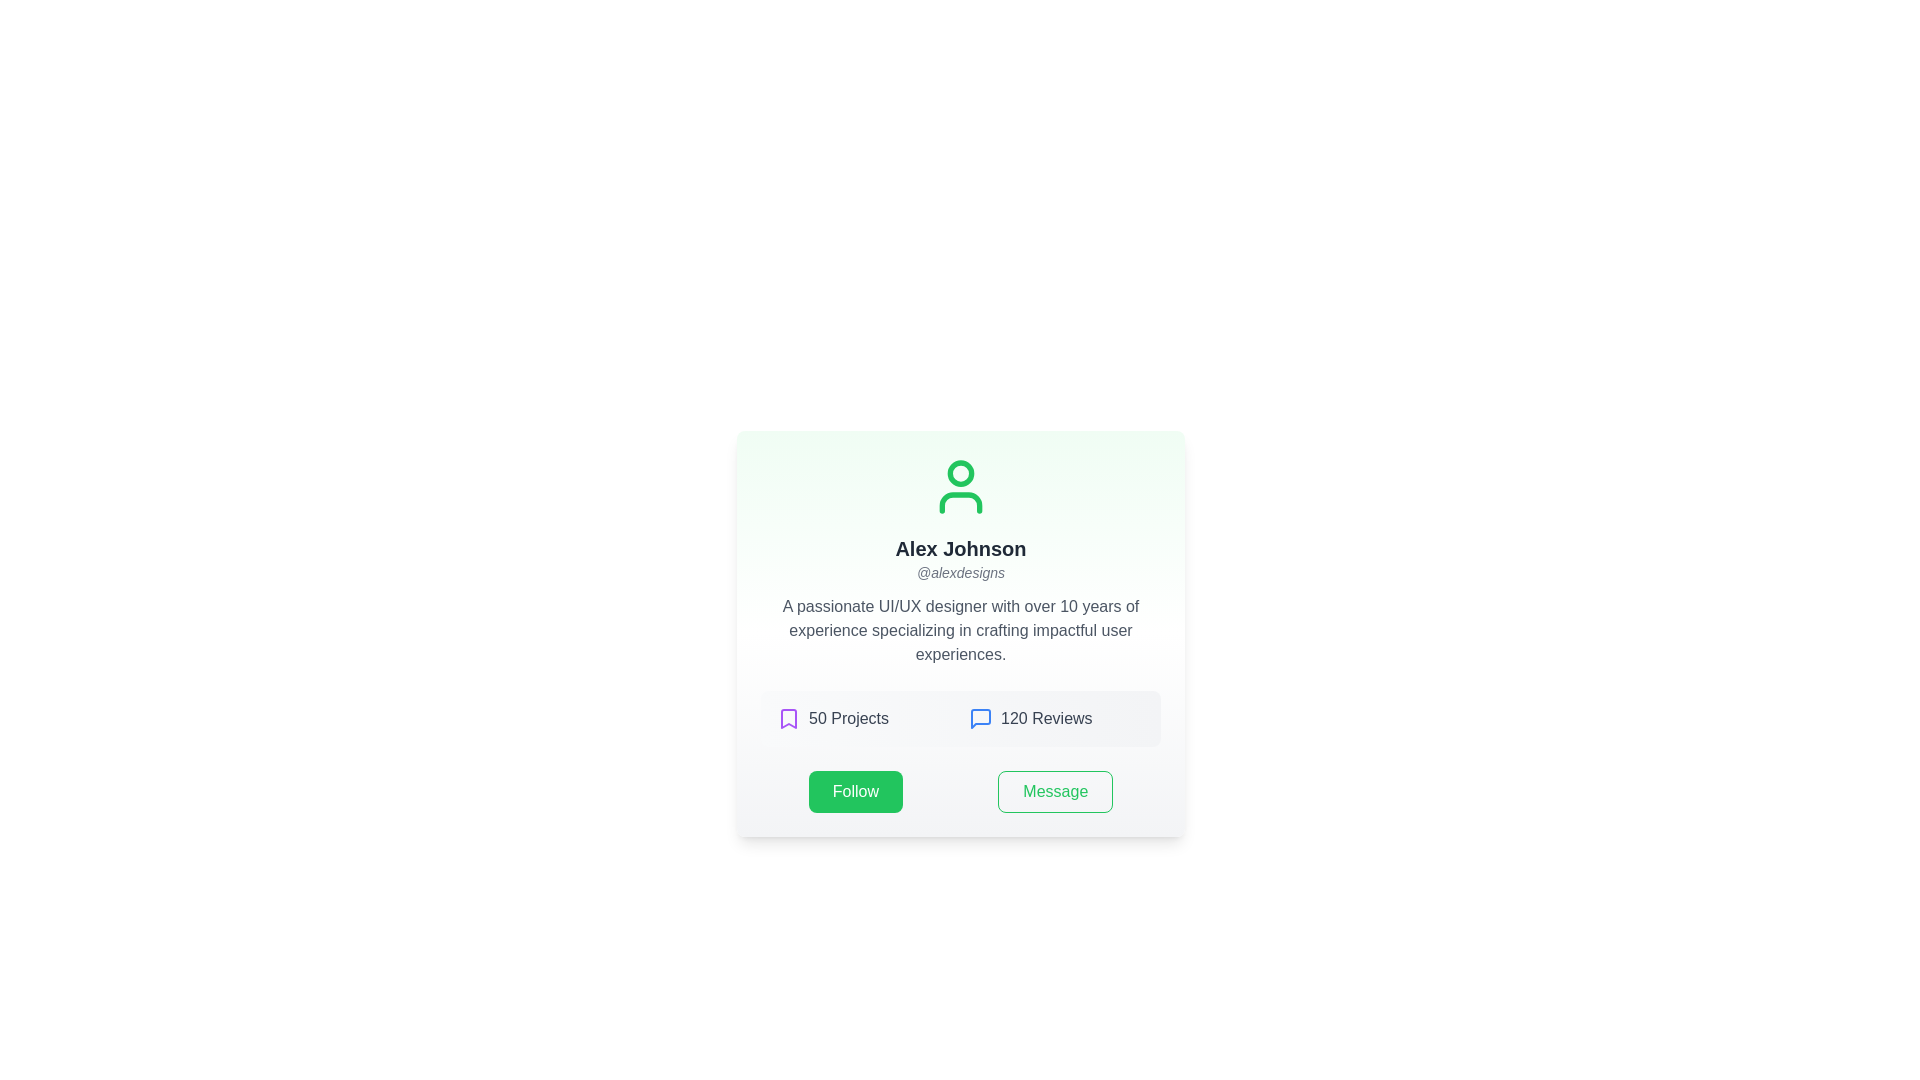 The height and width of the screenshot is (1080, 1920). What do you see at coordinates (960, 486) in the screenshot?
I see `the profile icon located centrally at the top of the profile card, which serves as a decorative representation of the user's profile` at bounding box center [960, 486].